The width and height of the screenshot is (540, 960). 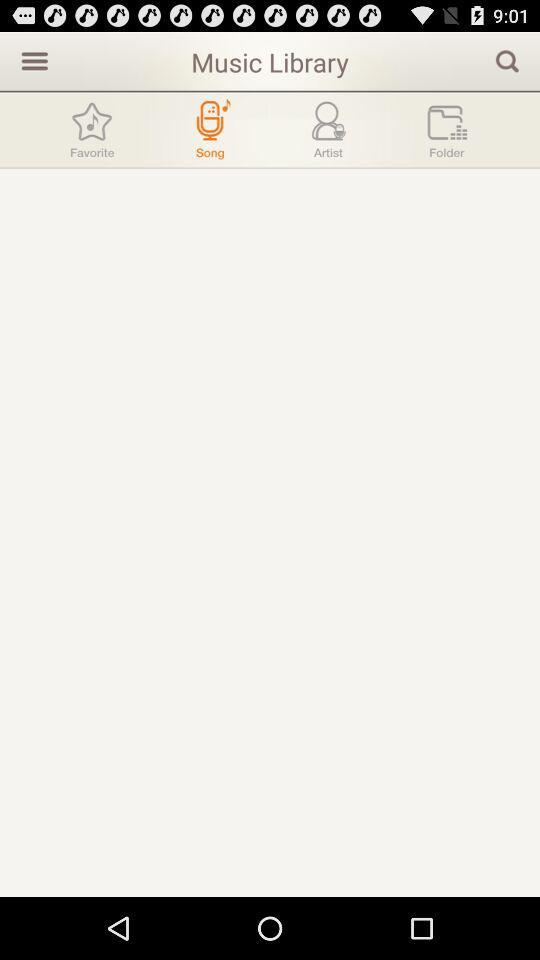 I want to click on item next to the music library, so click(x=507, y=59).